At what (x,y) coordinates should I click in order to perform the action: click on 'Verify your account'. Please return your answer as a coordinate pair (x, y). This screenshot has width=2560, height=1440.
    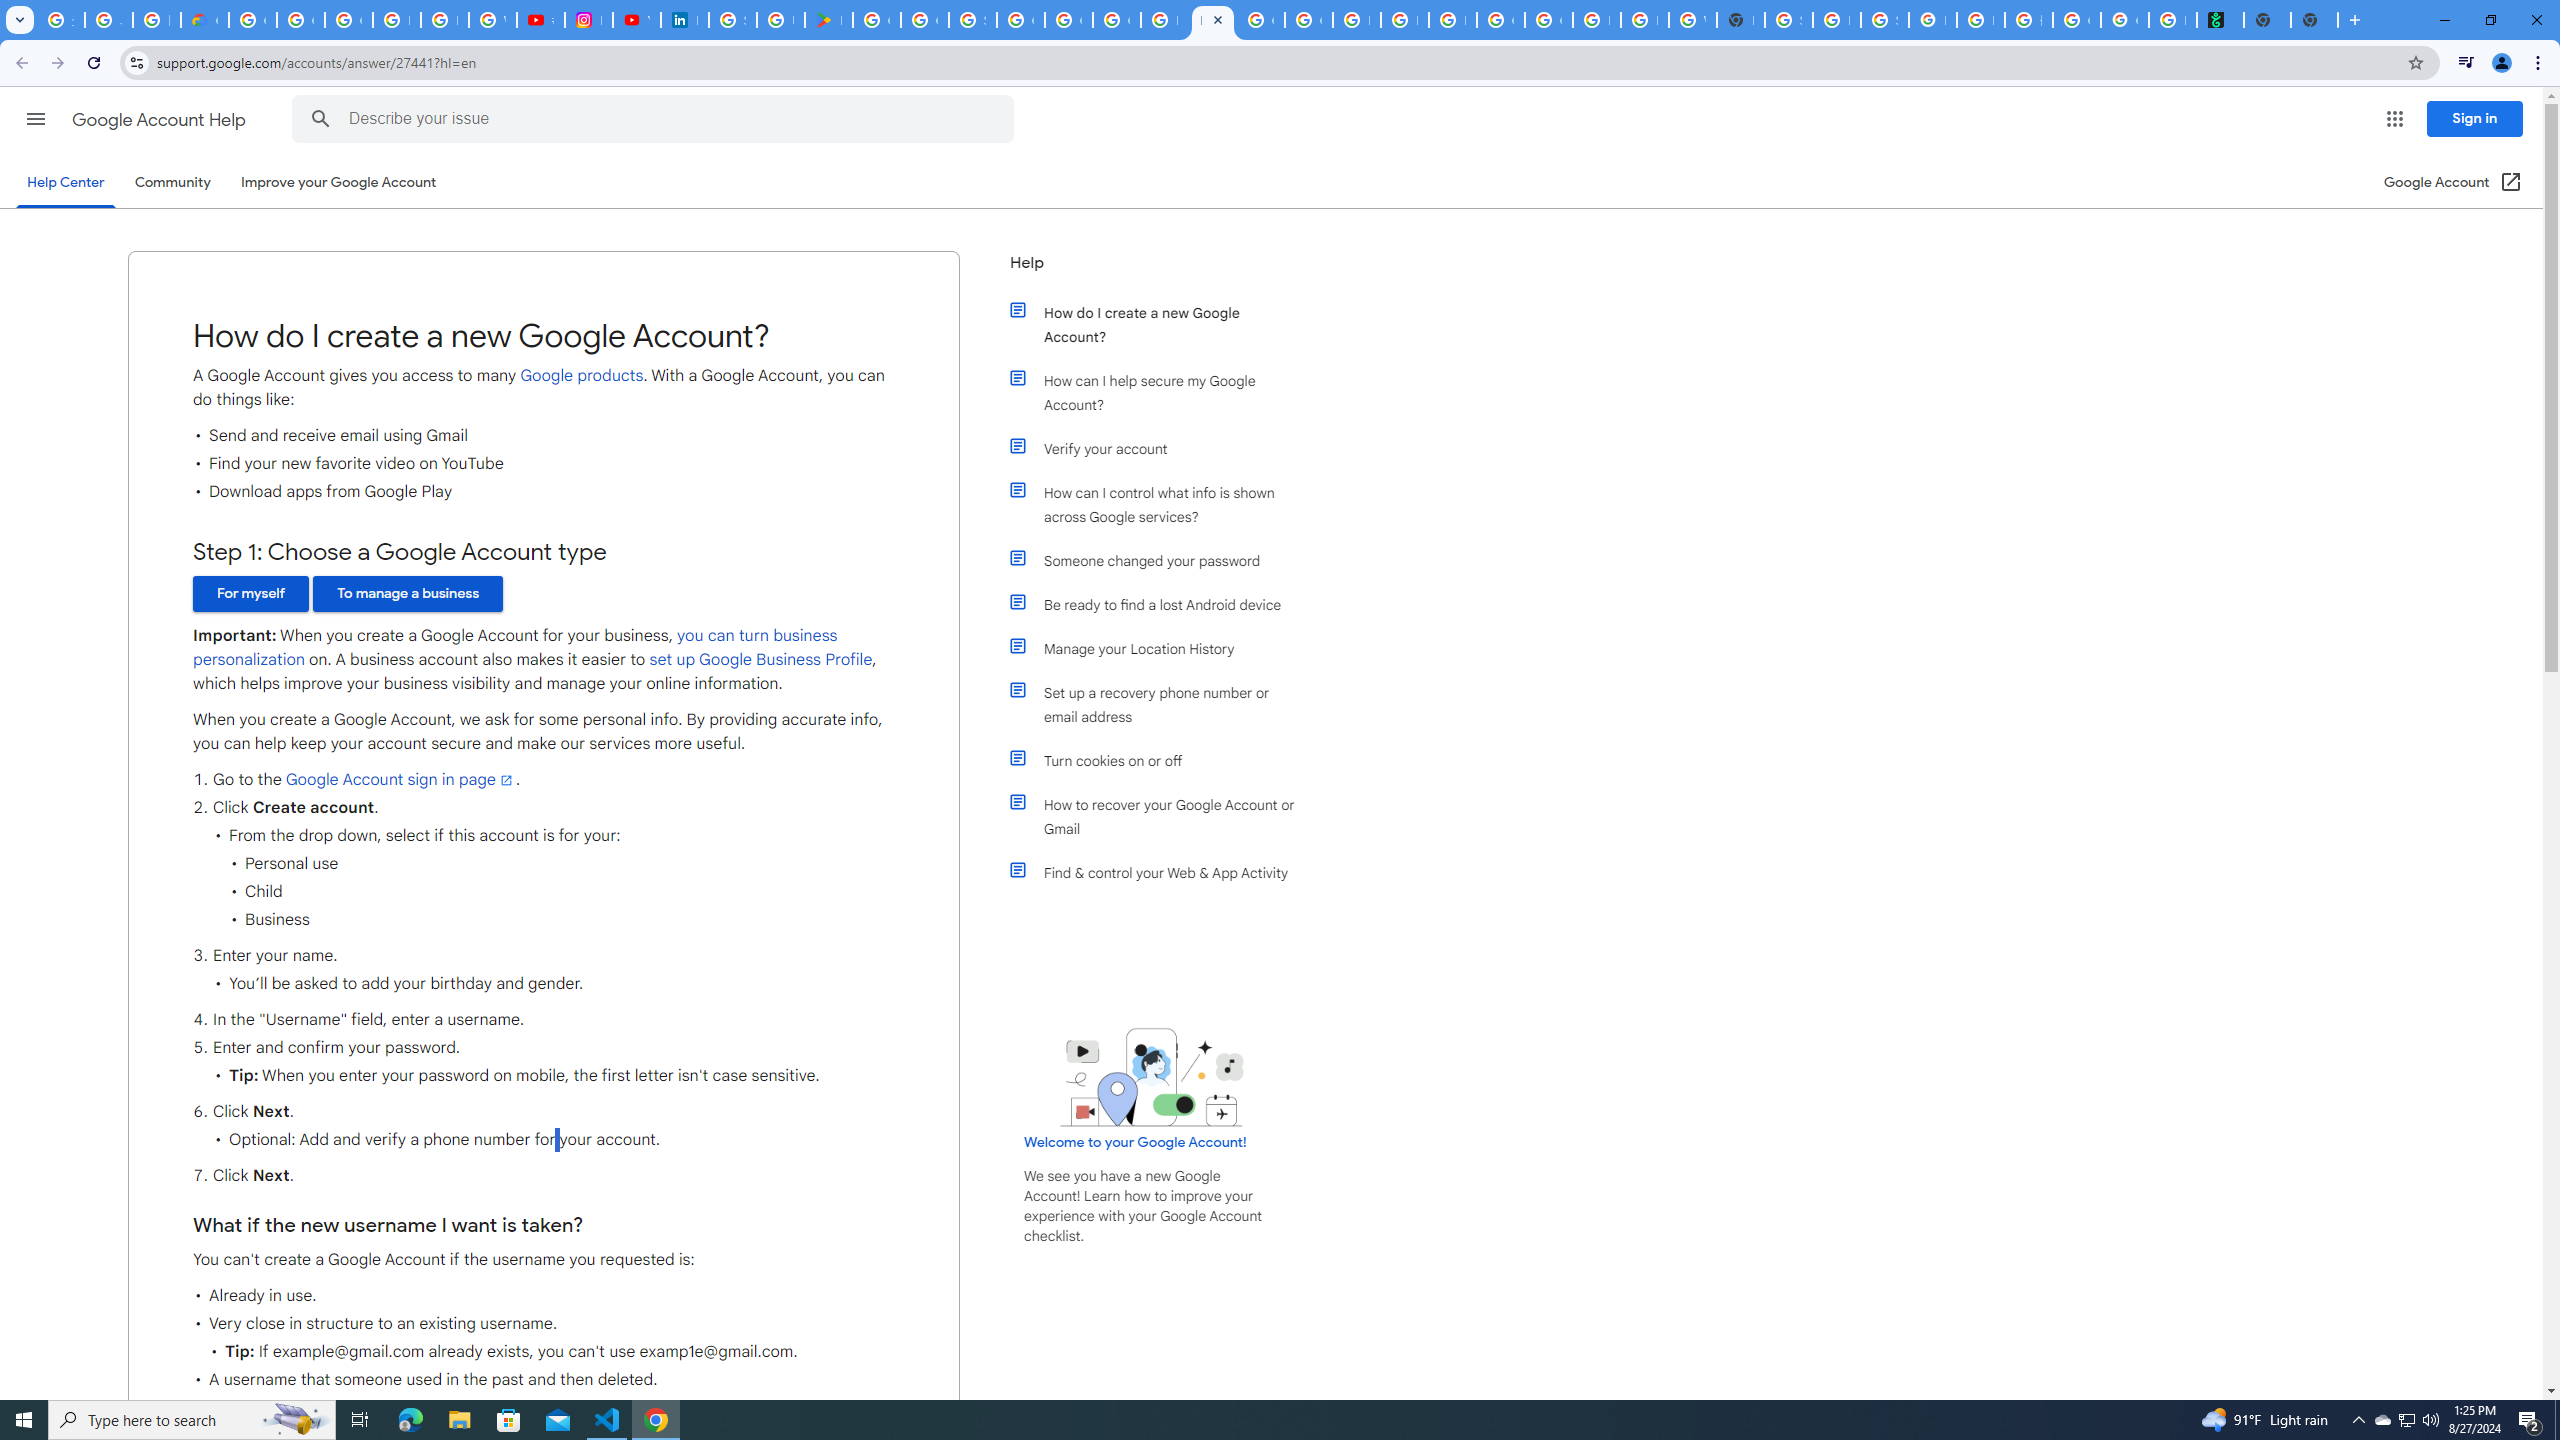
    Looking at the image, I should click on (1162, 448).